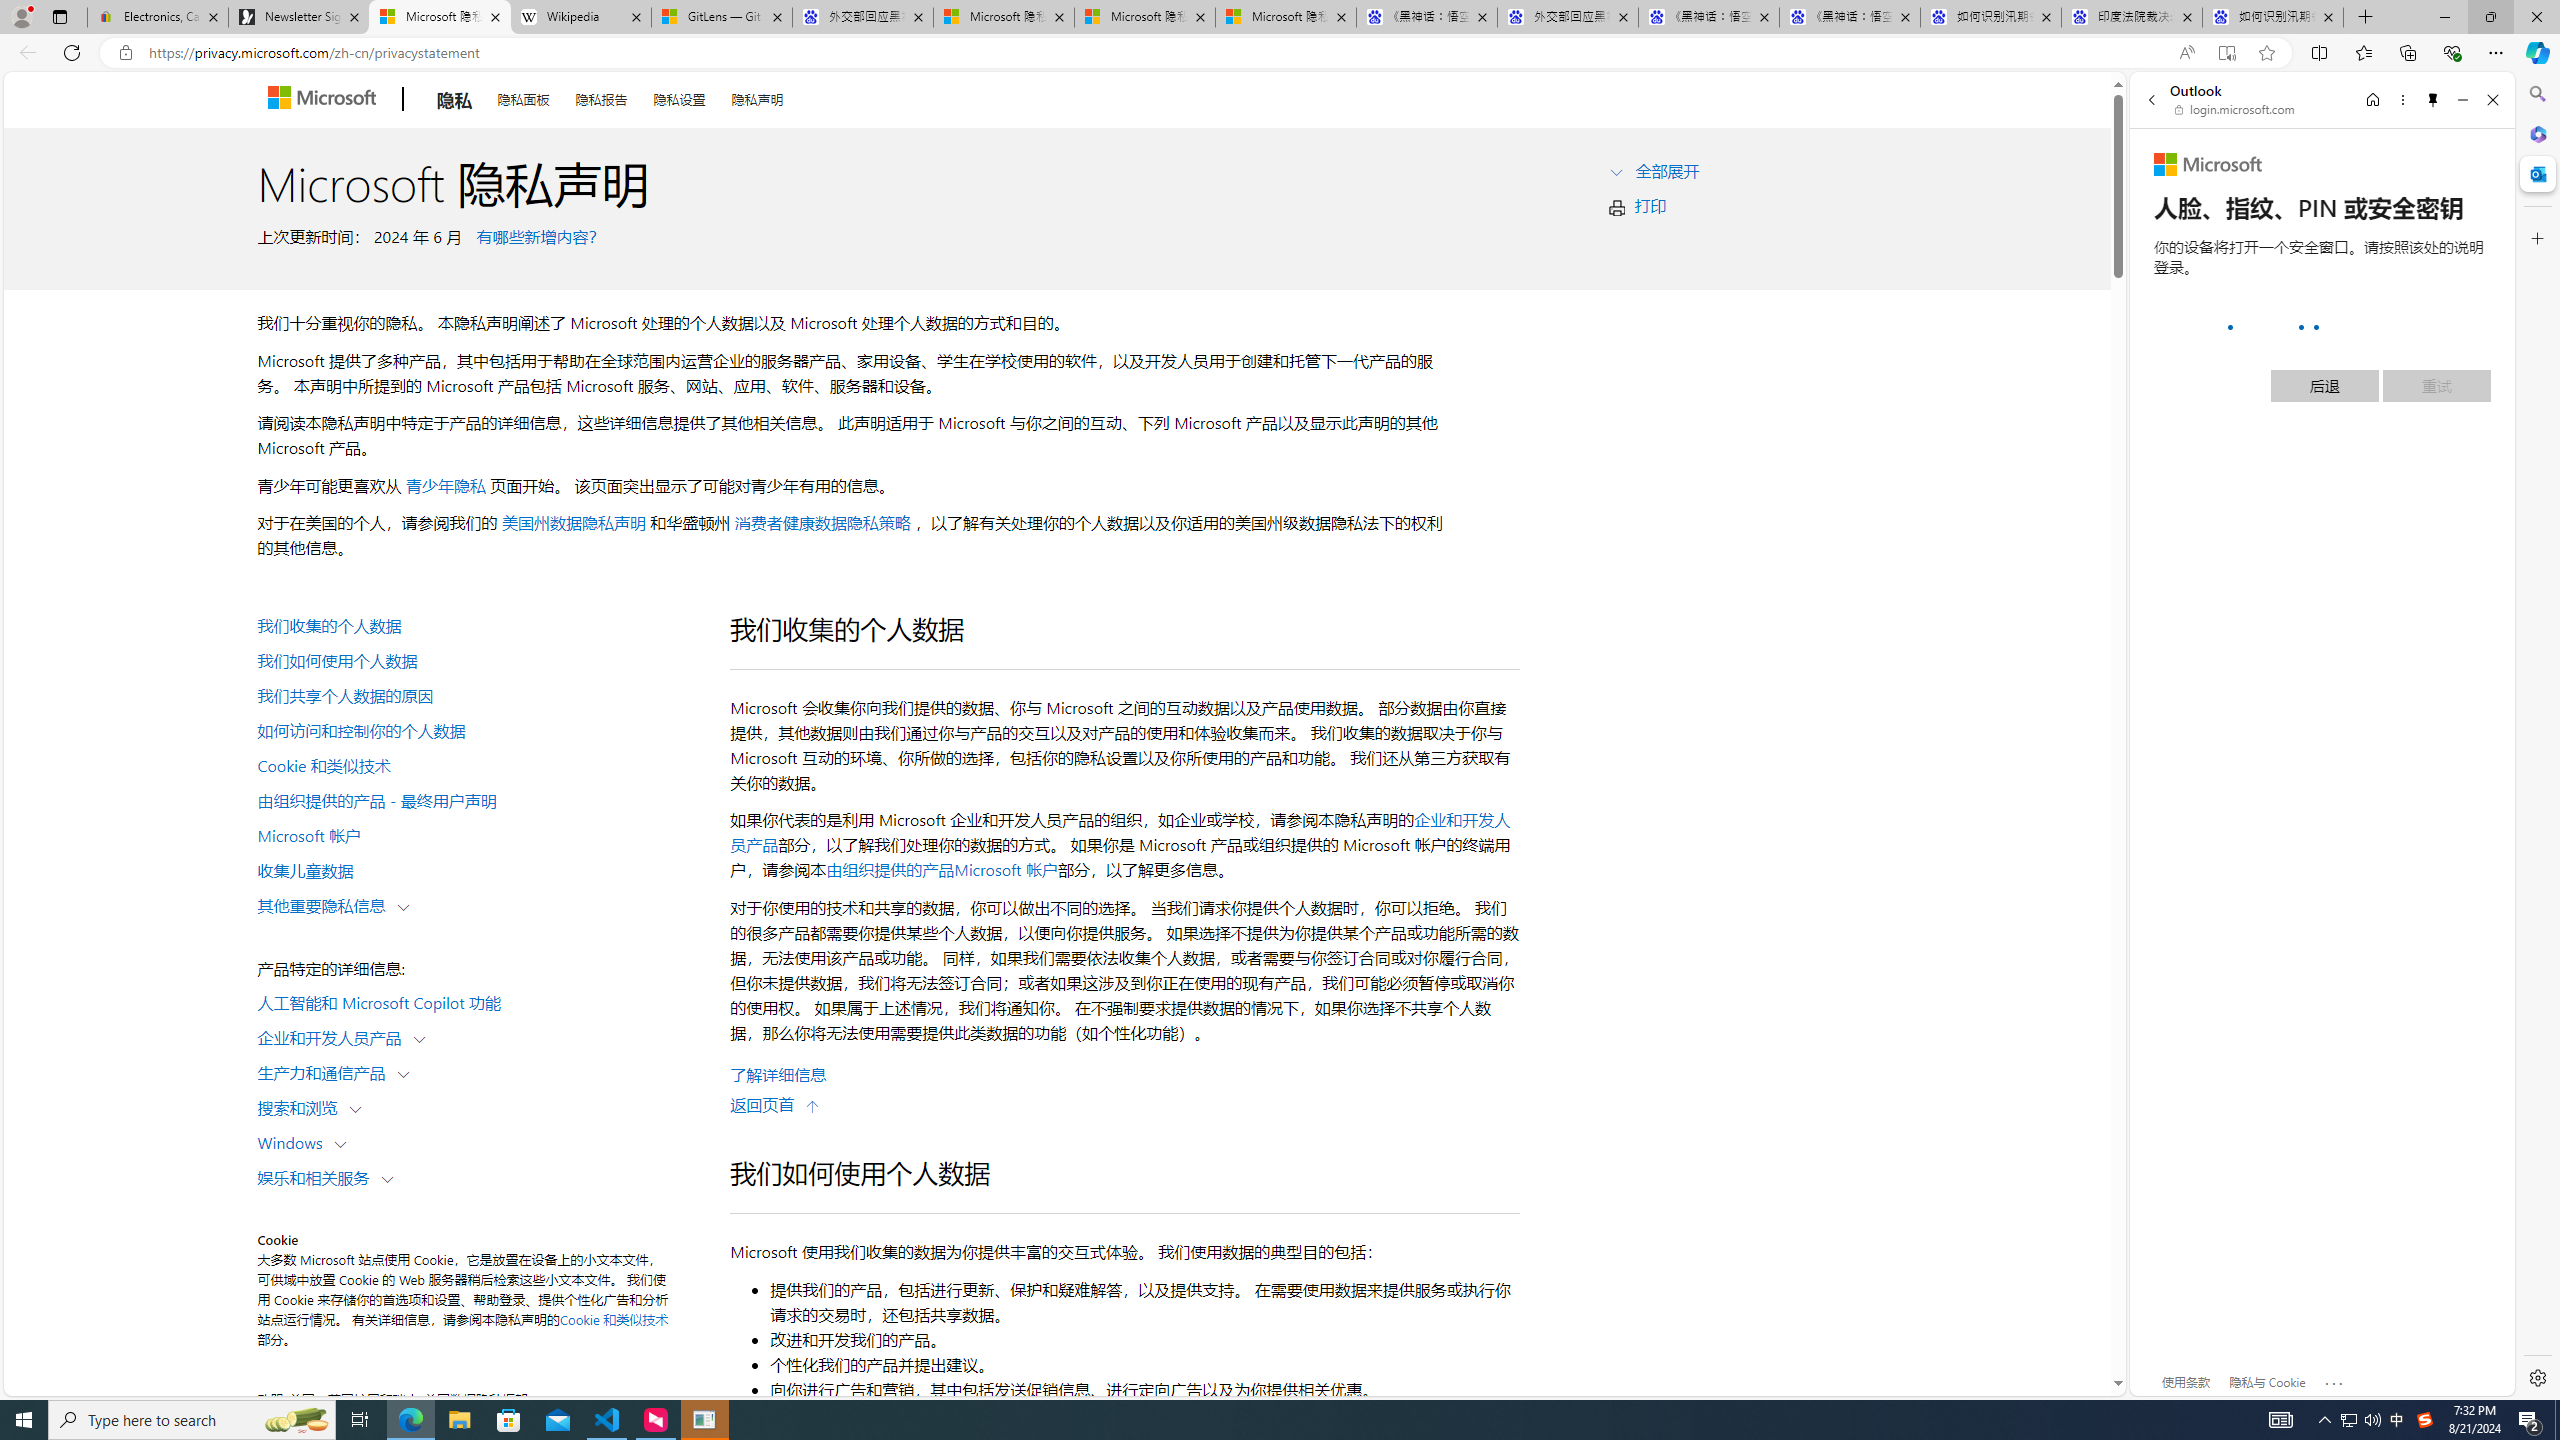  Describe the element at coordinates (293, 1141) in the screenshot. I see `'Windows'` at that location.